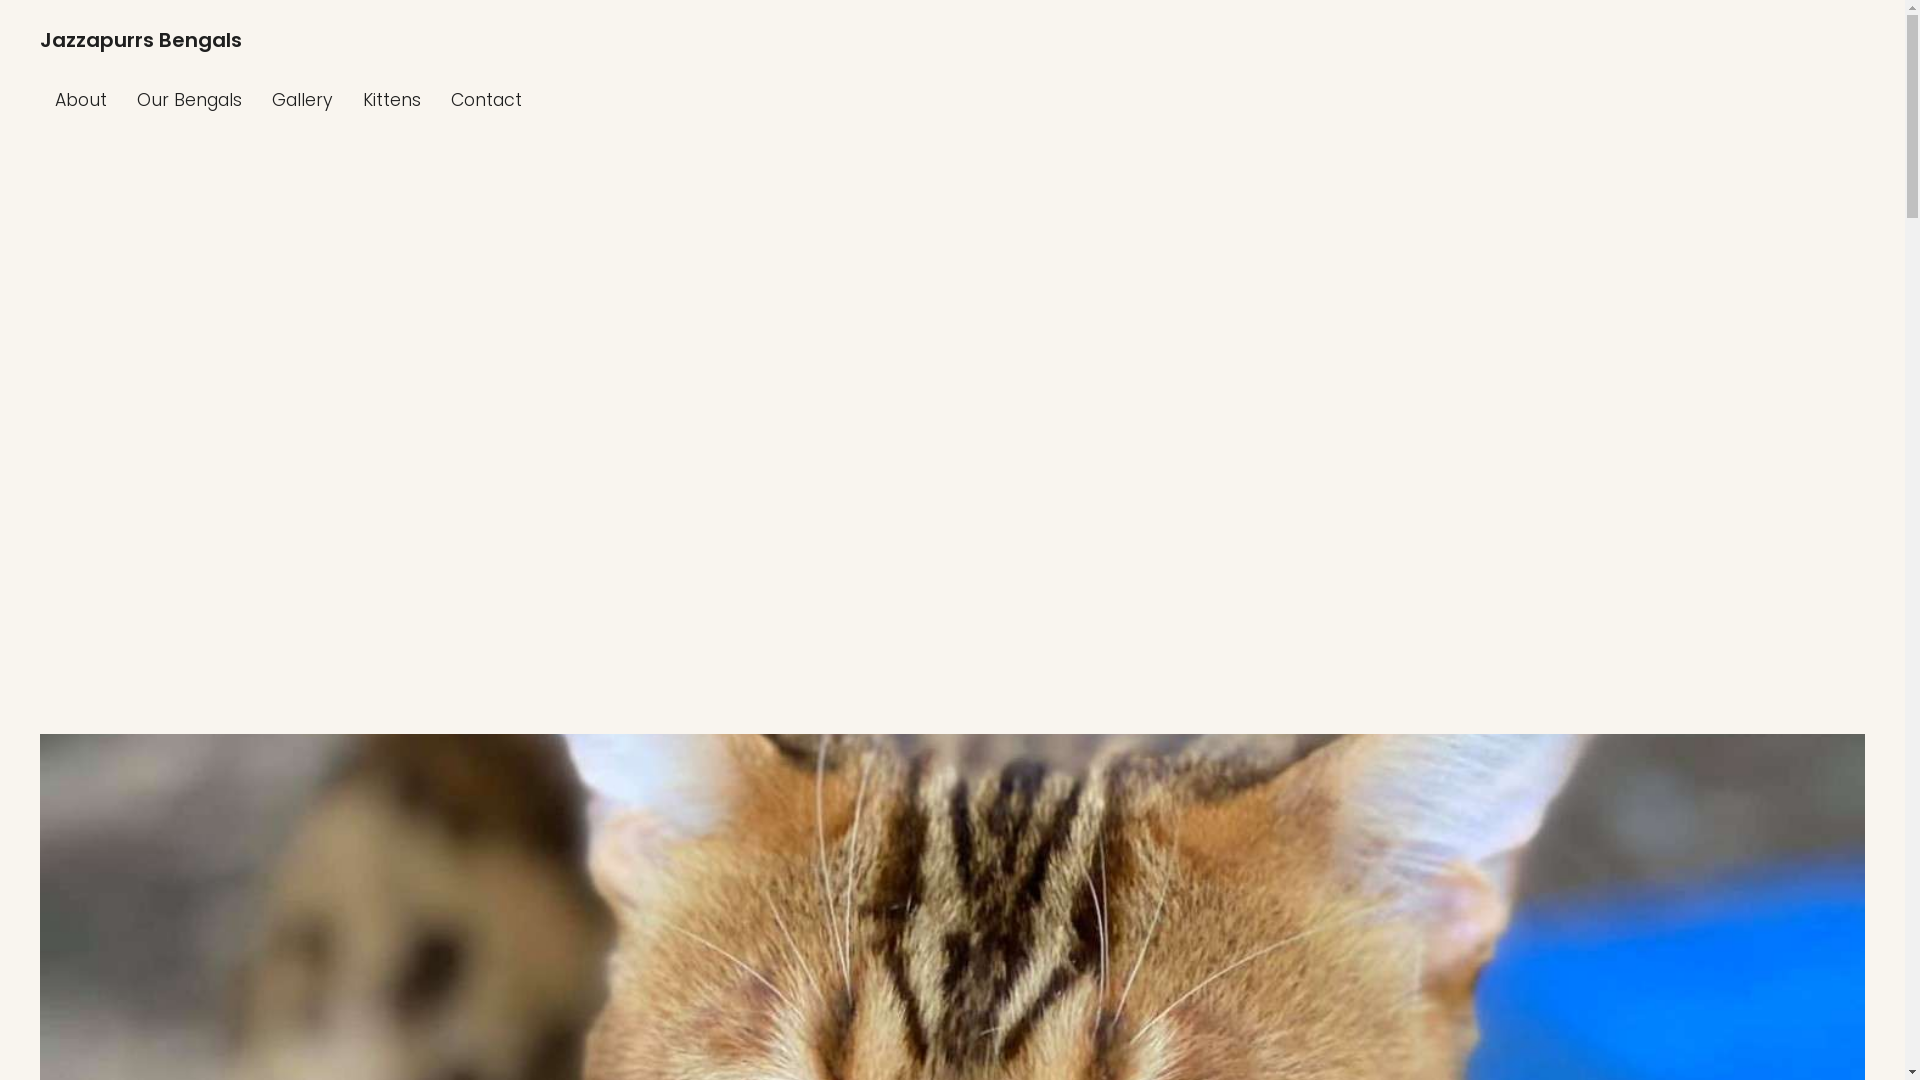 This screenshot has height=1080, width=1920. What do you see at coordinates (392, 100) in the screenshot?
I see `'Kittens'` at bounding box center [392, 100].